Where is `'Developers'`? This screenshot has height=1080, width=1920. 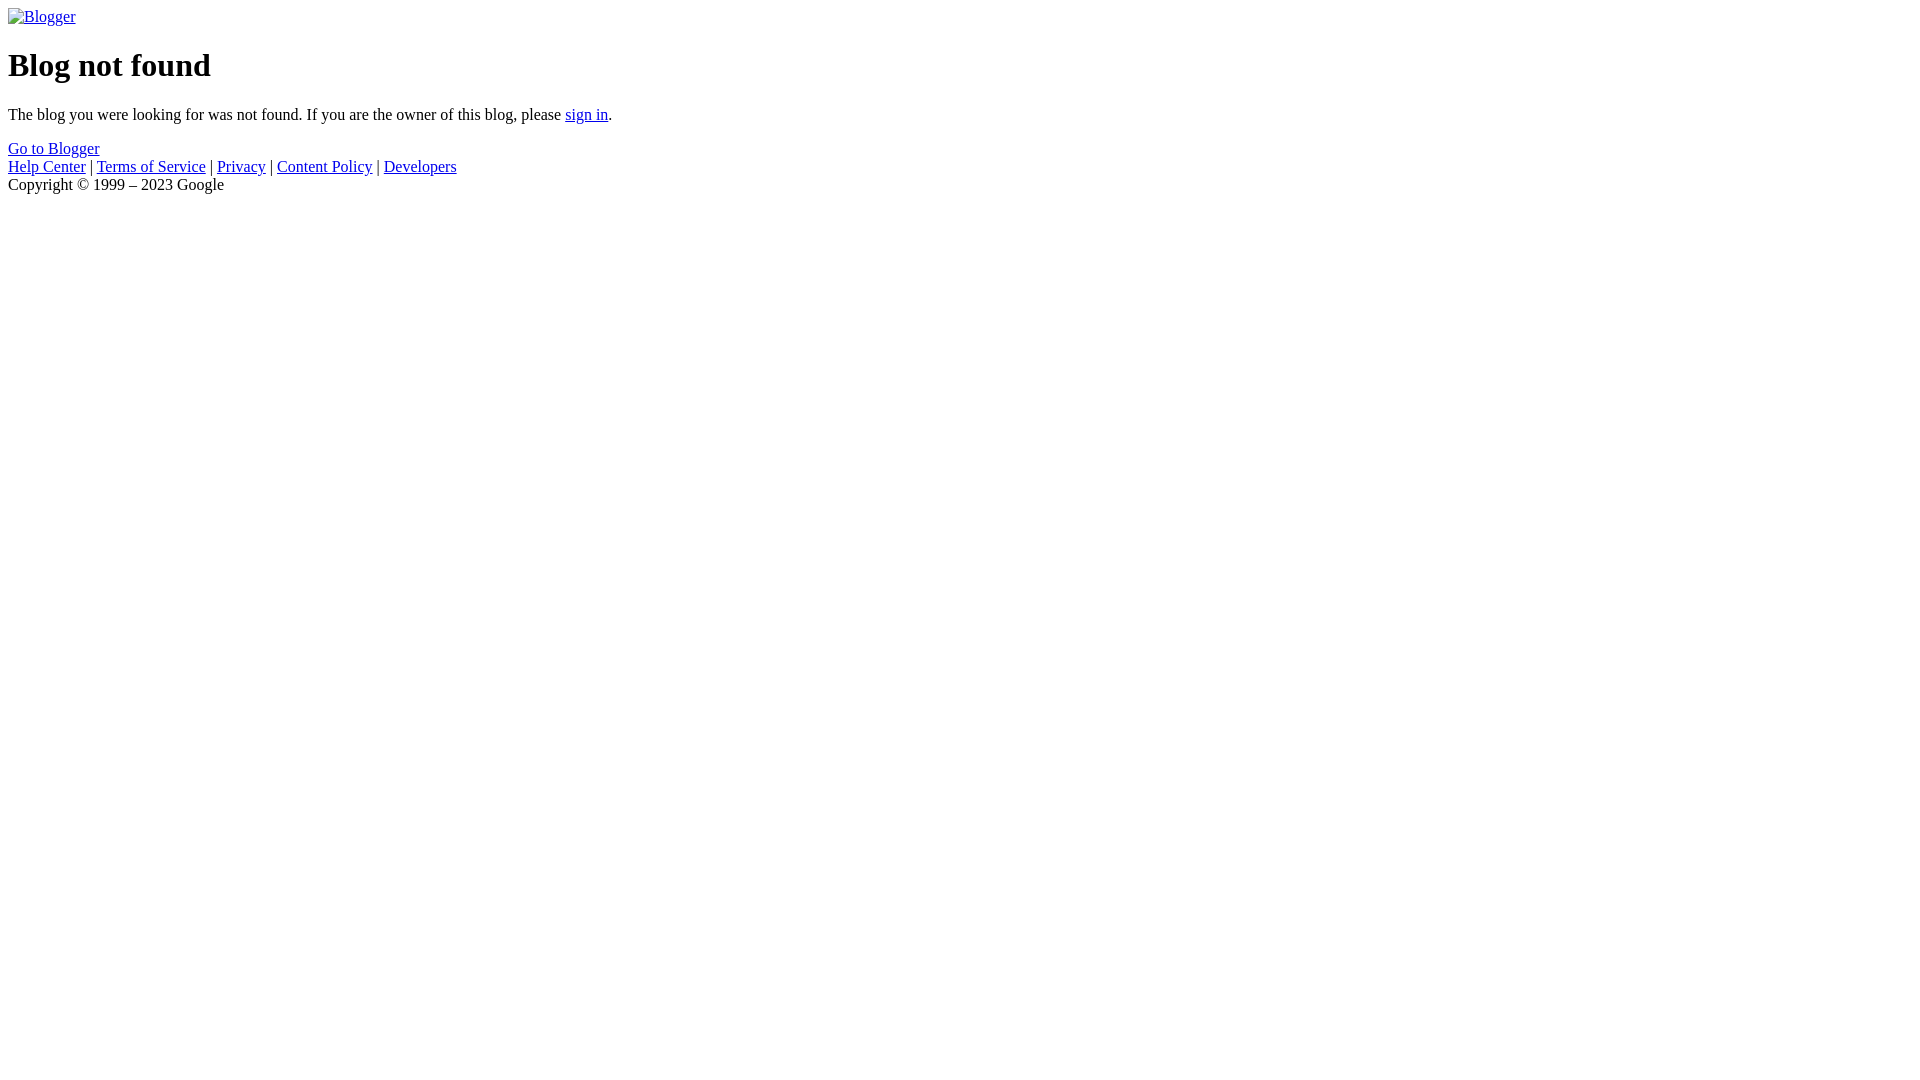
'Developers' is located at coordinates (419, 165).